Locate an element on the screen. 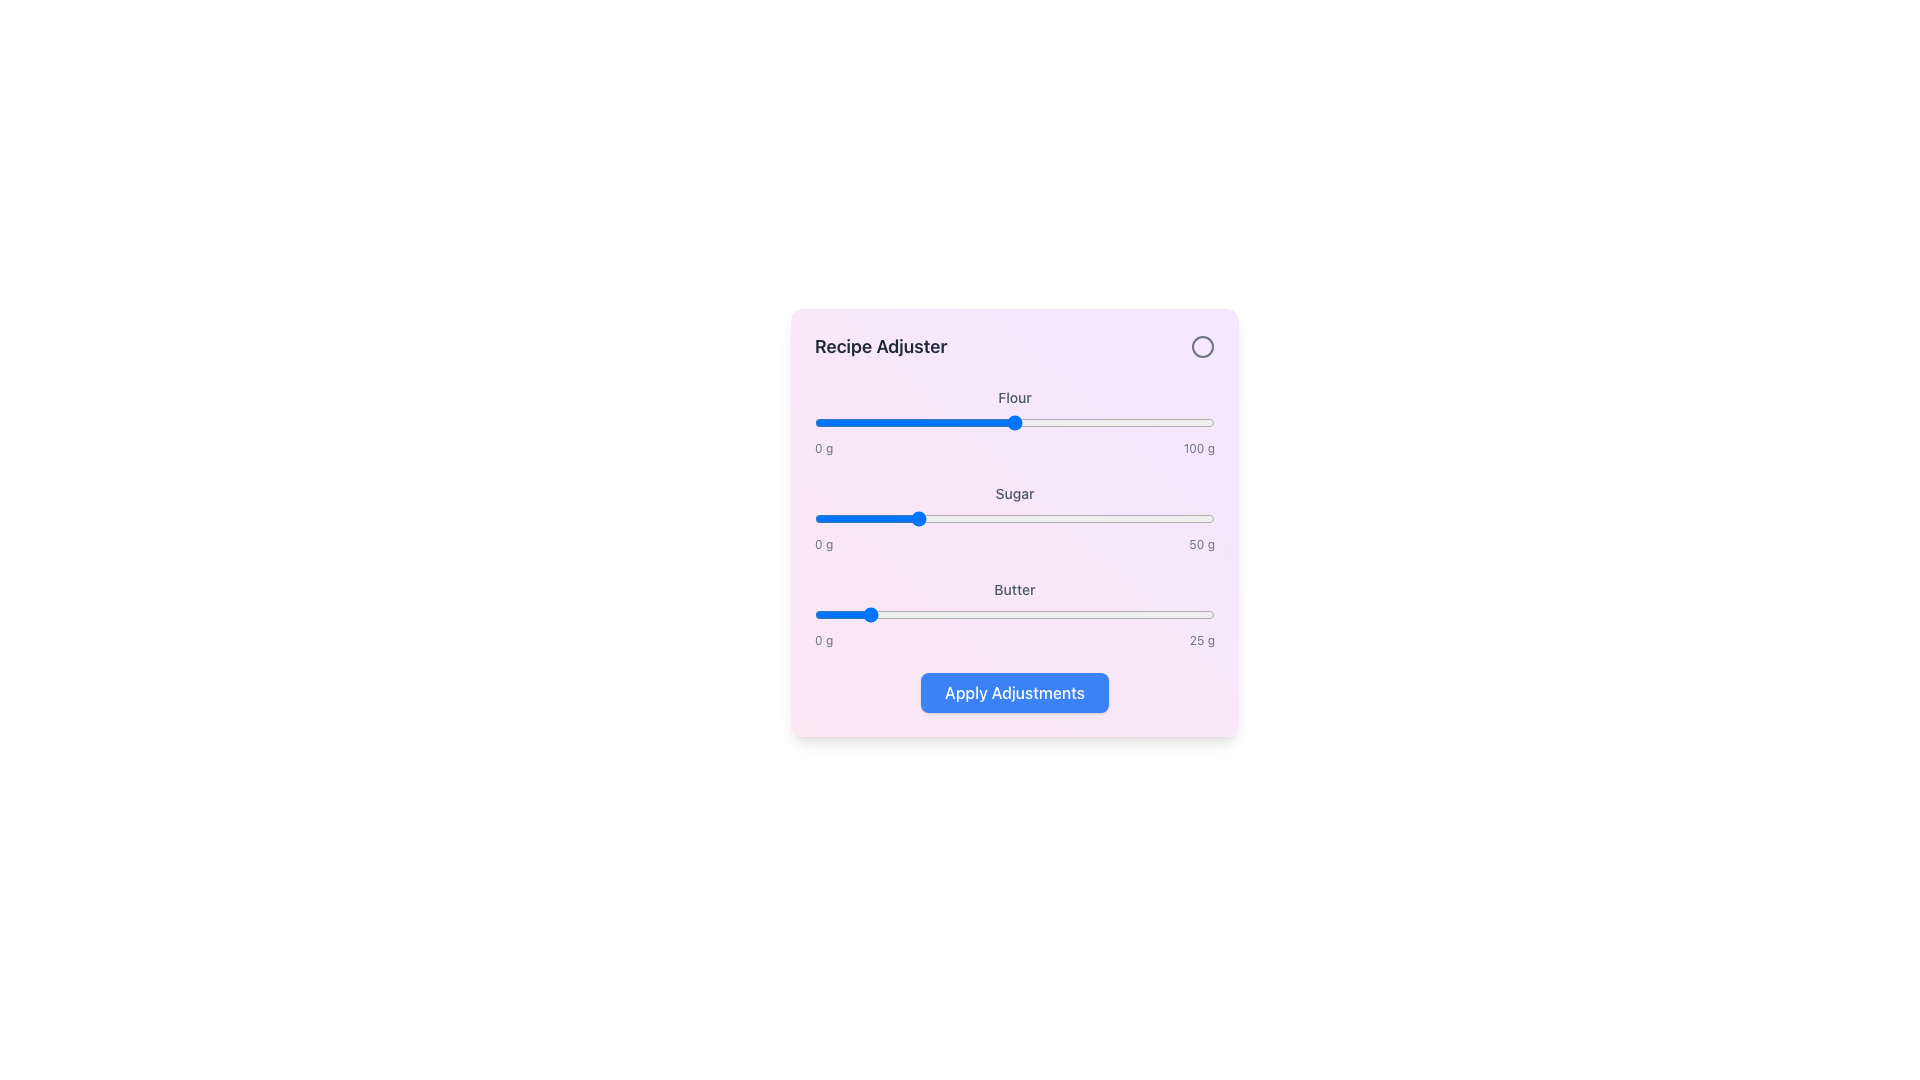 The height and width of the screenshot is (1080, 1920). sugar level is located at coordinates (1190, 518).